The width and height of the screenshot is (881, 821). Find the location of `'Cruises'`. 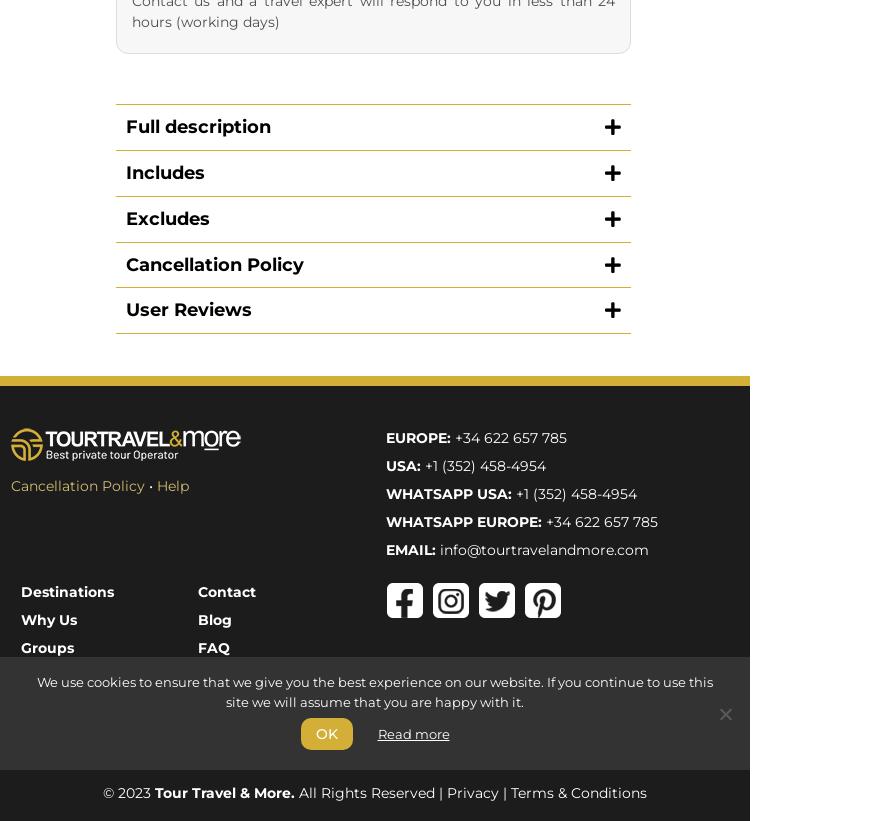

'Cruises' is located at coordinates (19, 264).